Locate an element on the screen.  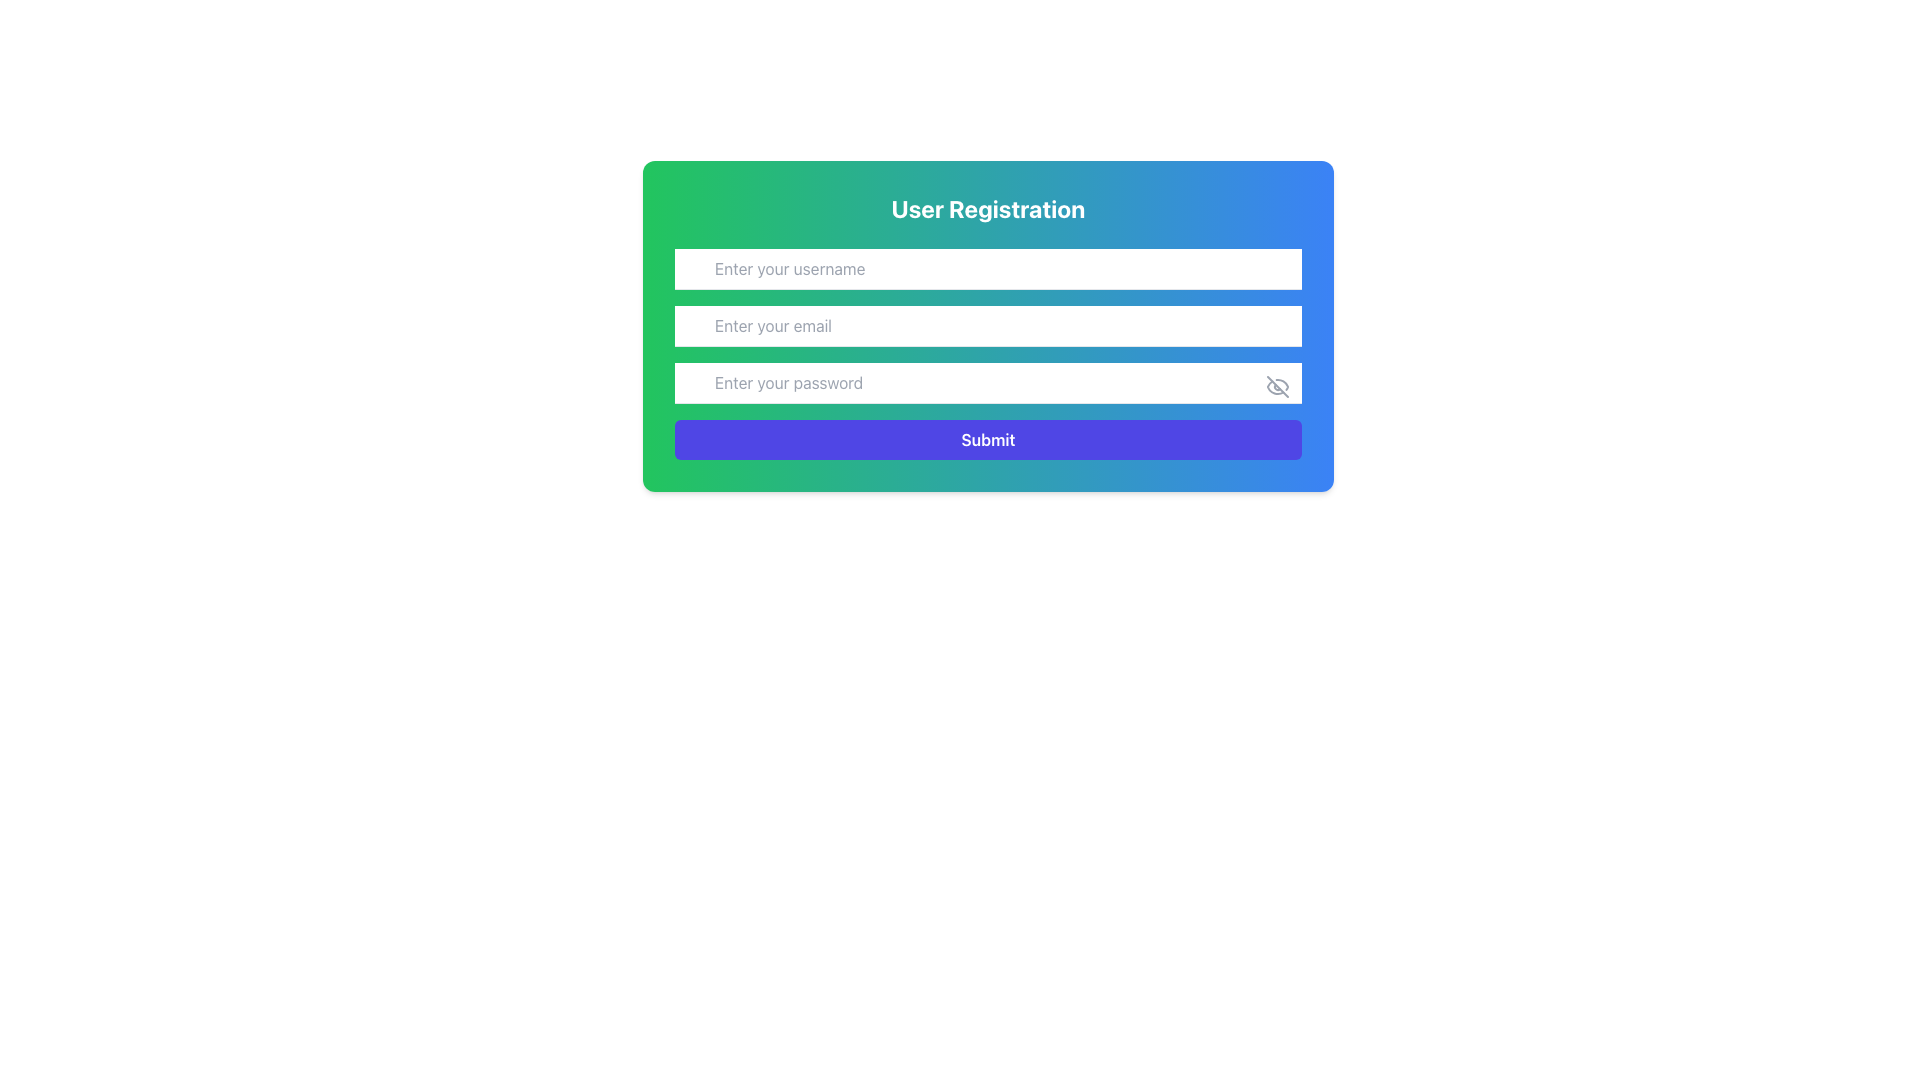
the email input field in the user registration form is located at coordinates (988, 325).